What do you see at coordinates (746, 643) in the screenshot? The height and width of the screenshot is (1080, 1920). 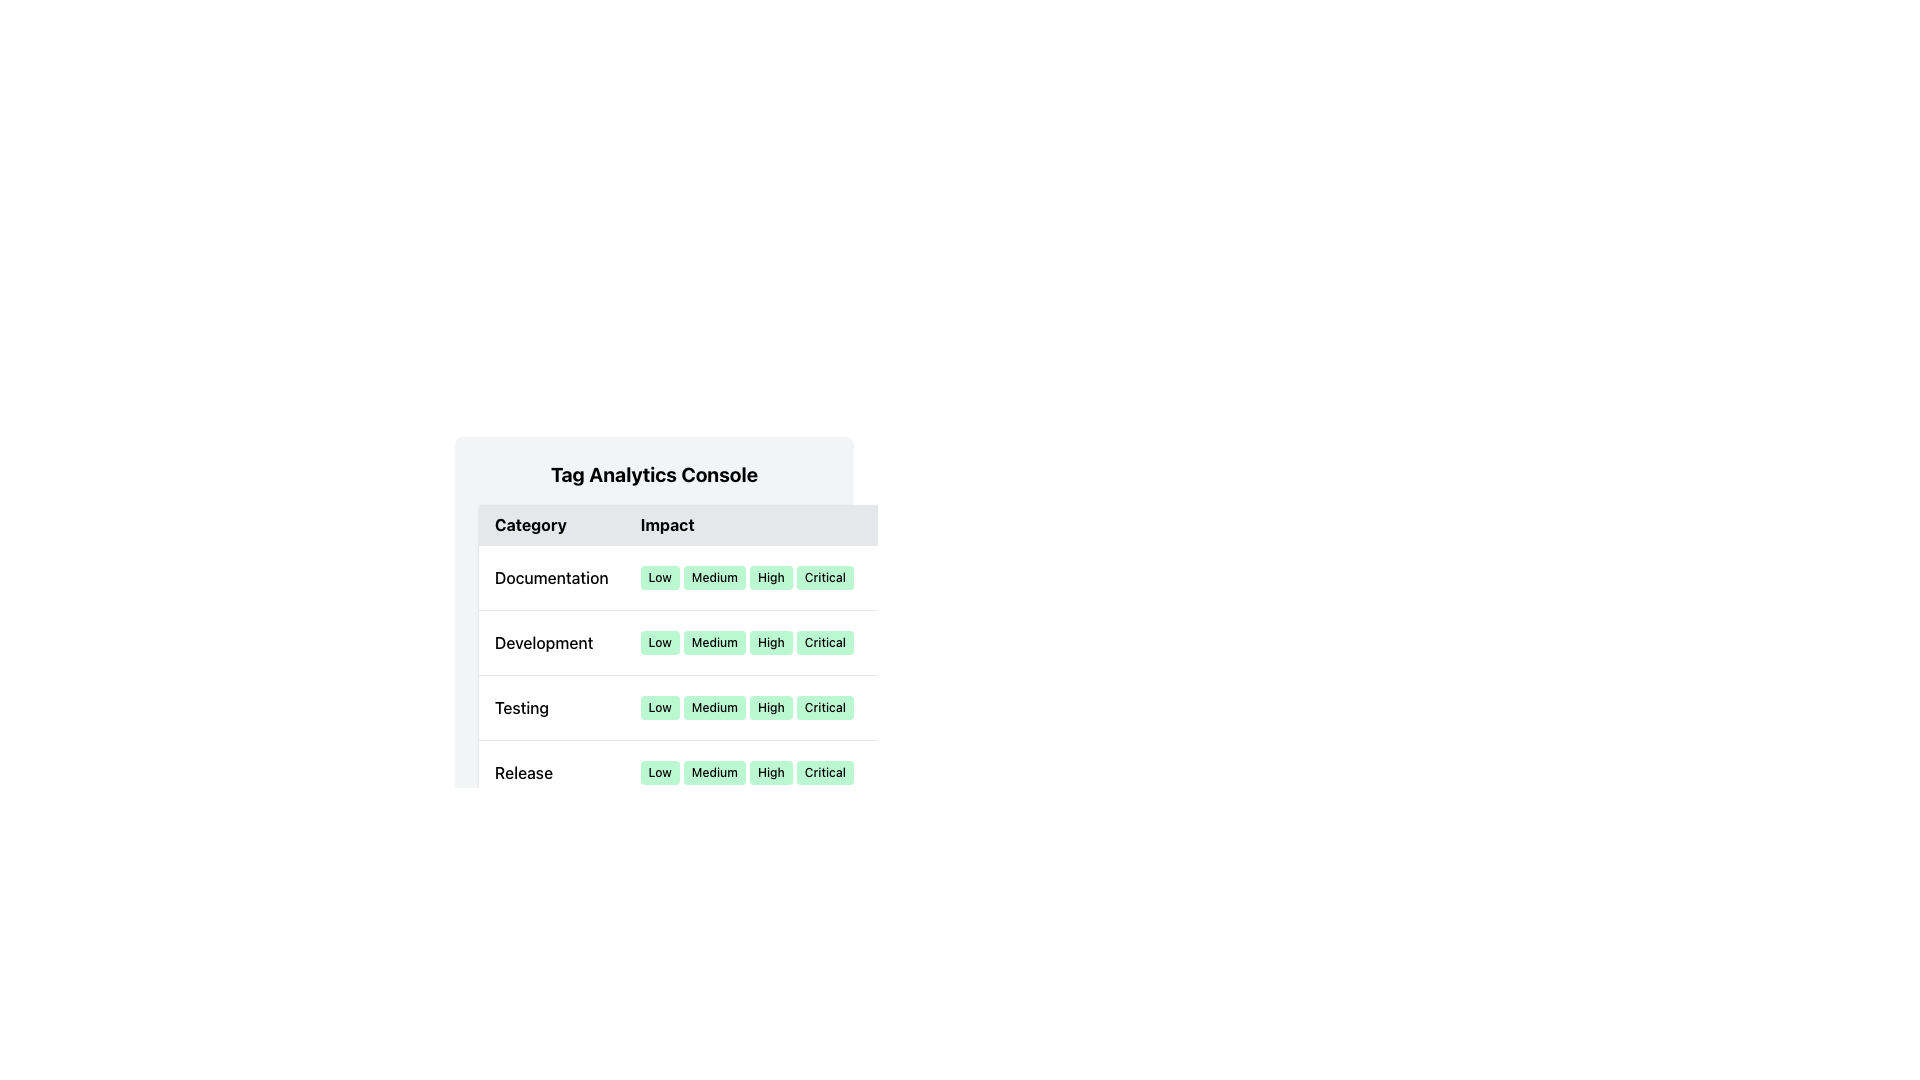 I see `the second group of buttons styled as tags under the 'Impact' column in the 'Development' row of the 'Tag Analytics Console' interface` at bounding box center [746, 643].